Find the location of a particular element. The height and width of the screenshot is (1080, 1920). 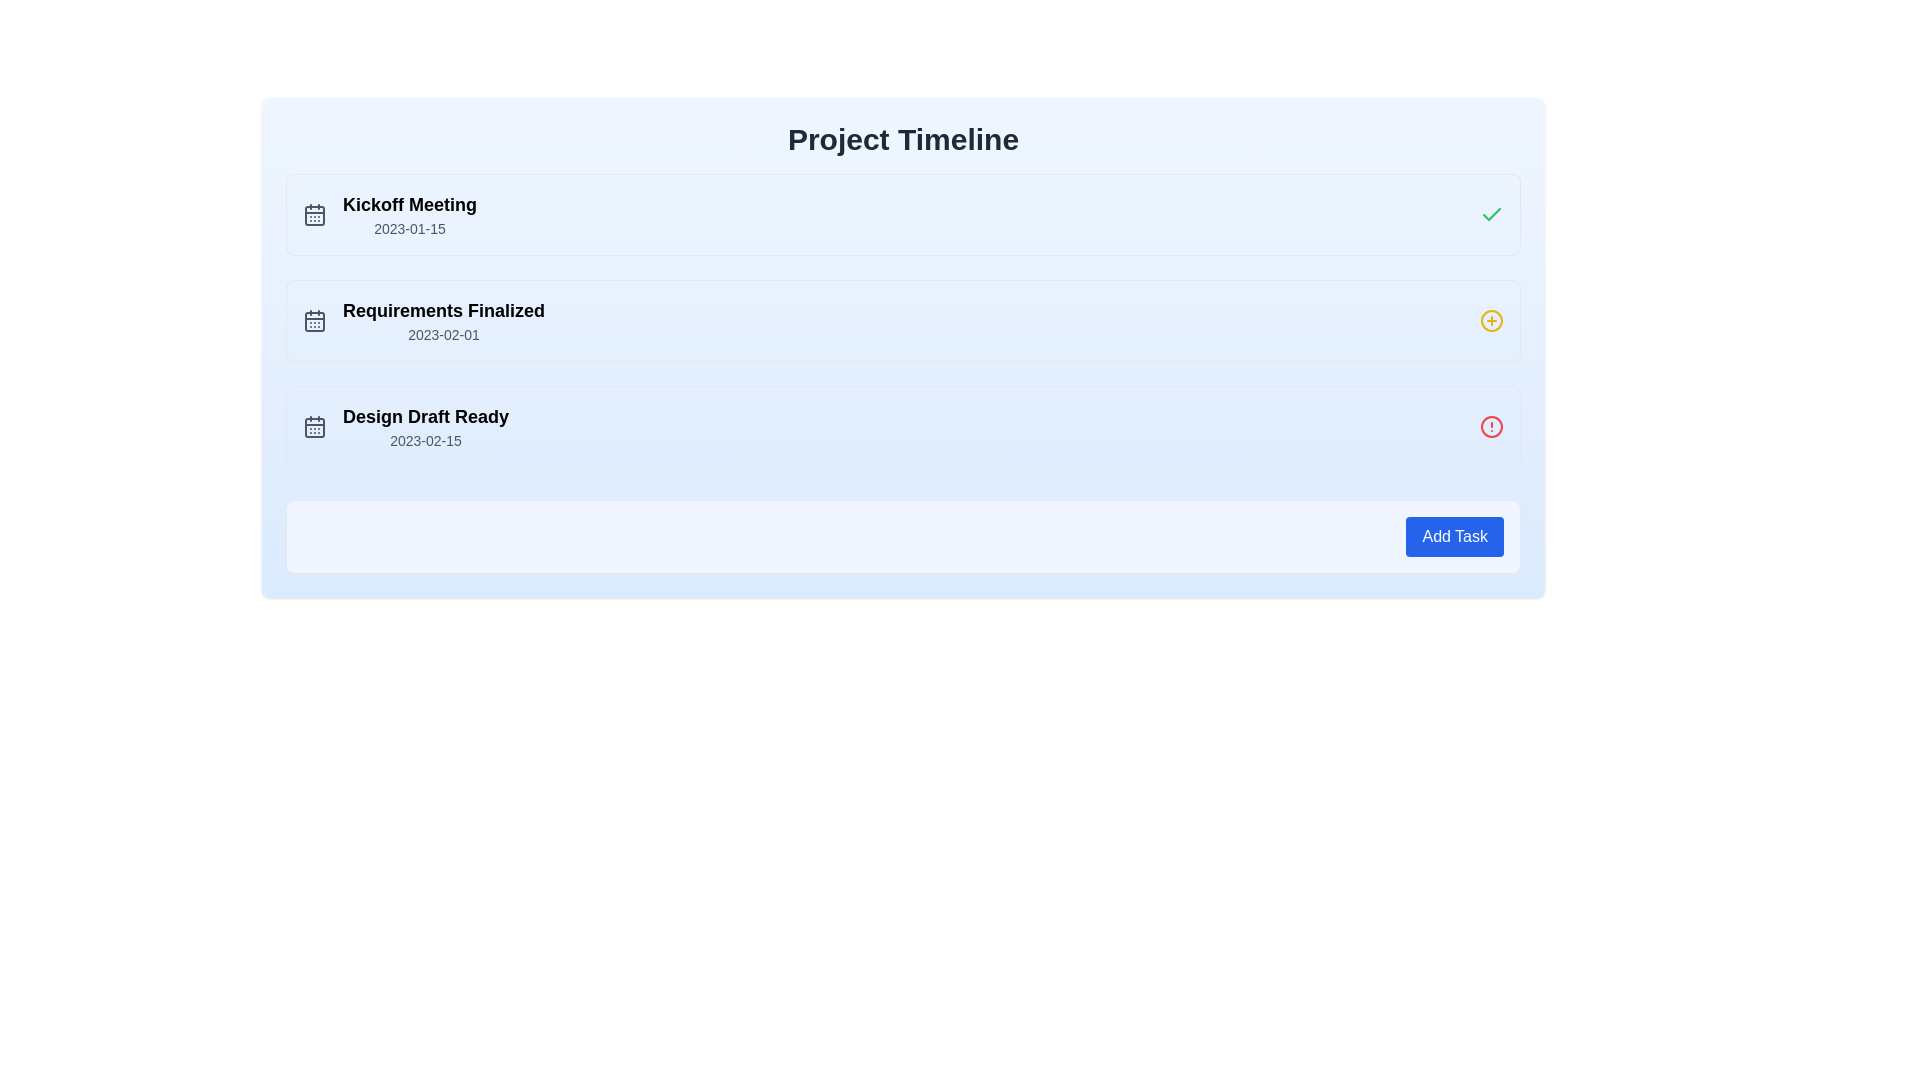

the List item featuring a calendar icon and the text label 'Design Draft Ready' with subtitle '2023-02-15', which is the third item in a vertical list within the timeline interface is located at coordinates (405, 426).